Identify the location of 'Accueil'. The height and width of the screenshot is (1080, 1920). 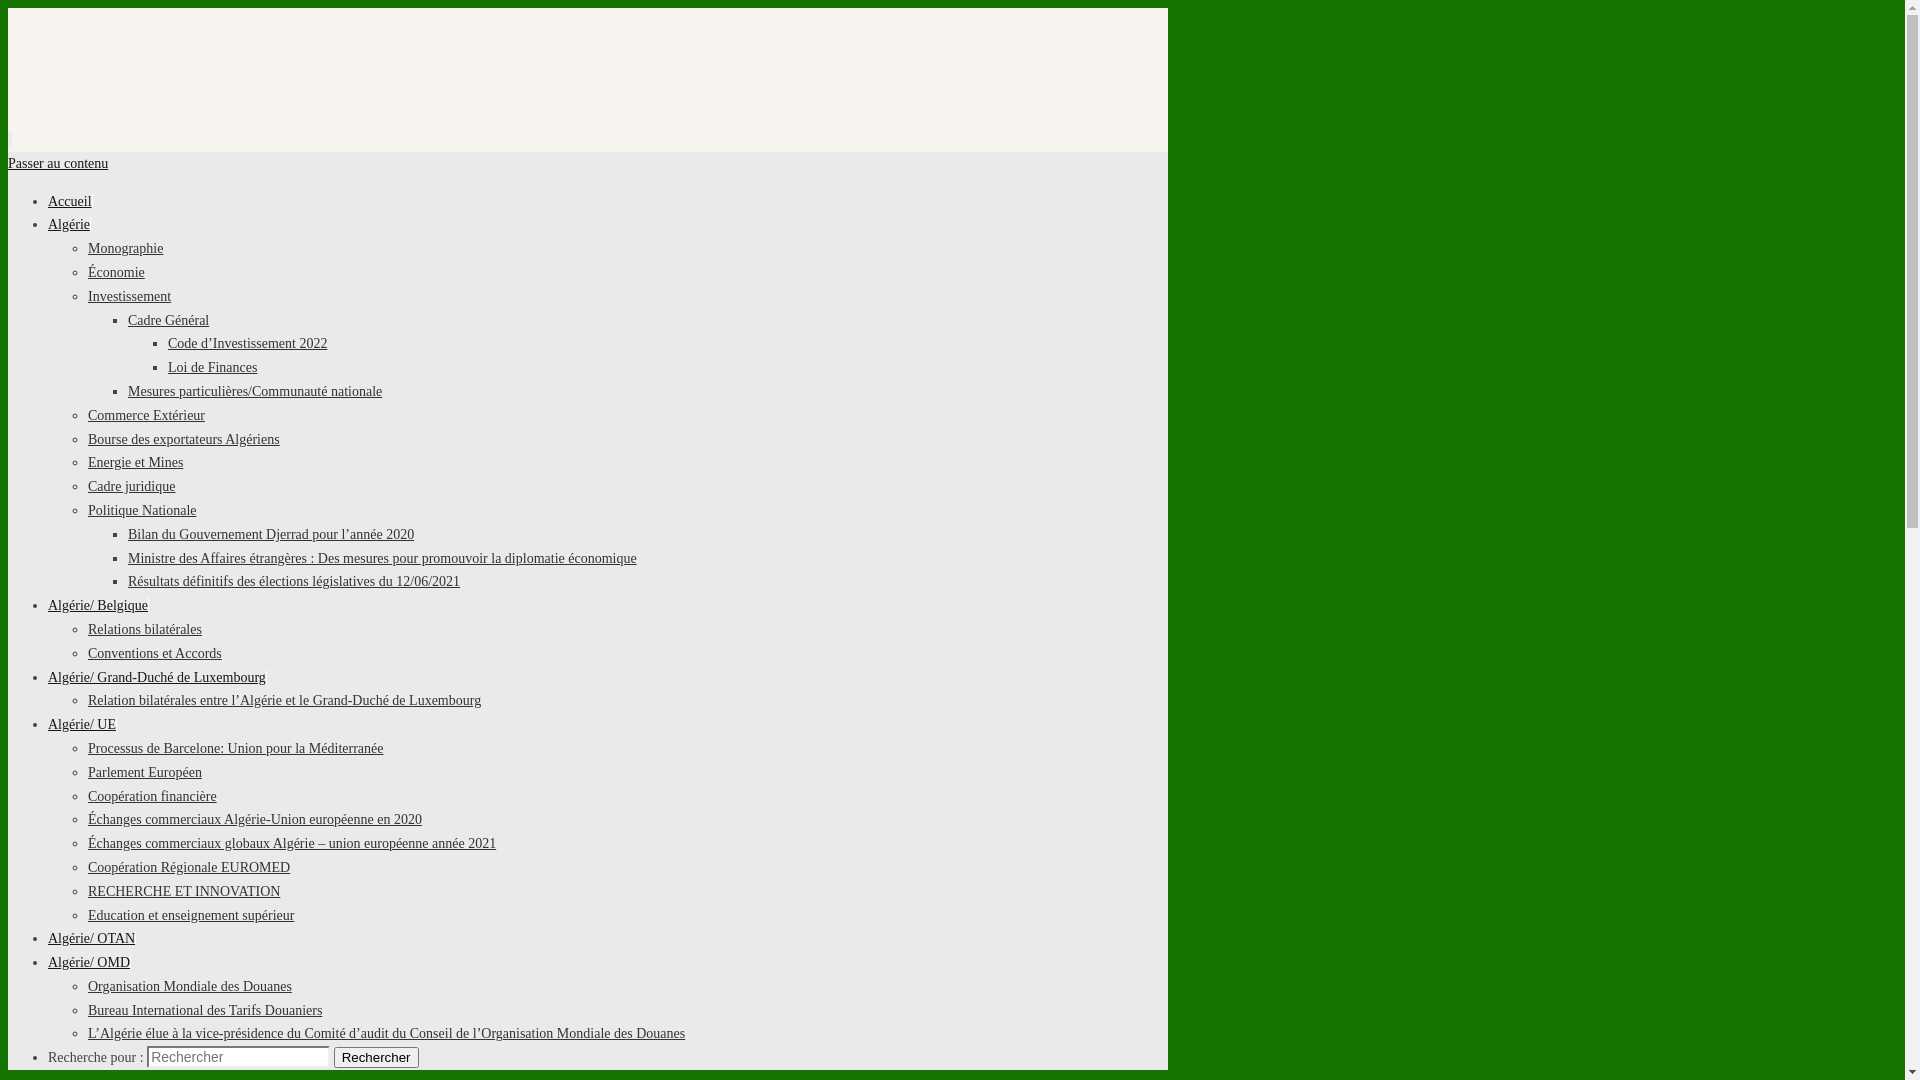
(70, 201).